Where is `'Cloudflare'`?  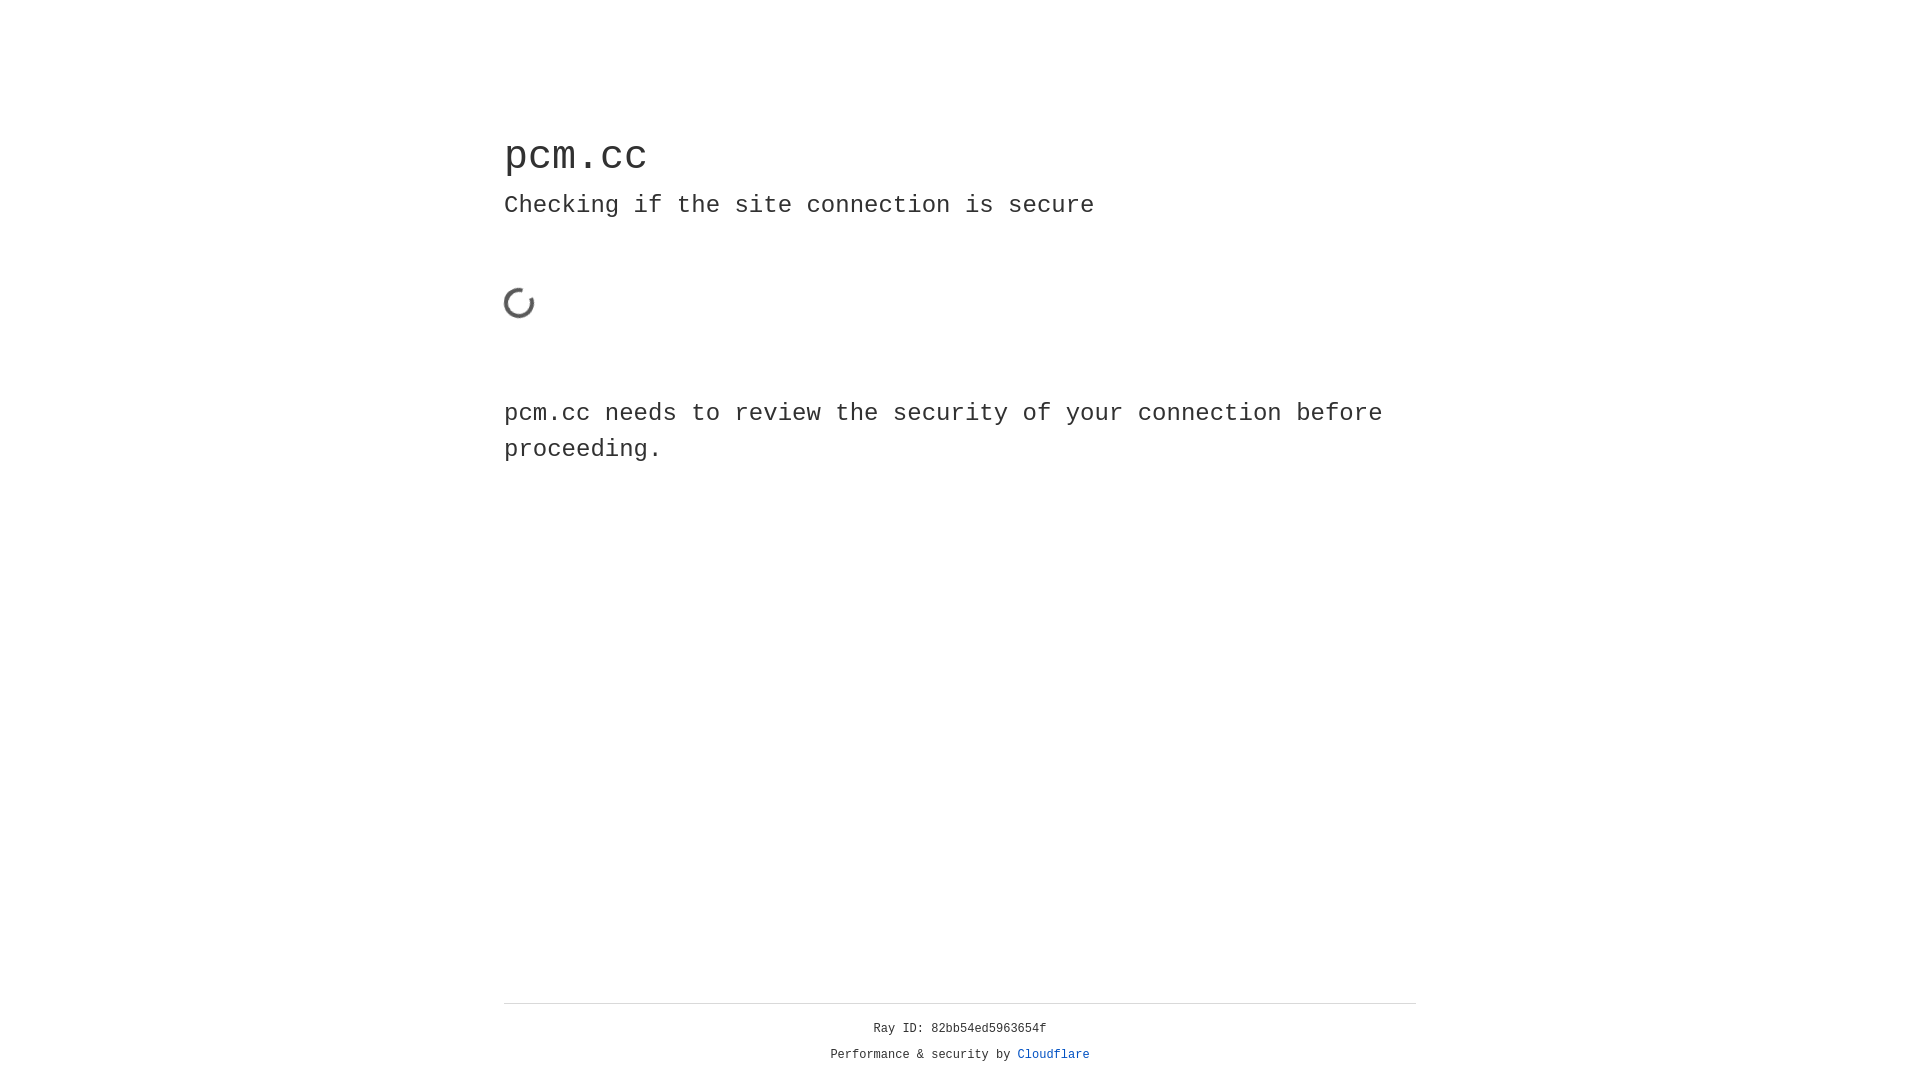
'Cloudflare' is located at coordinates (1053, 1054).